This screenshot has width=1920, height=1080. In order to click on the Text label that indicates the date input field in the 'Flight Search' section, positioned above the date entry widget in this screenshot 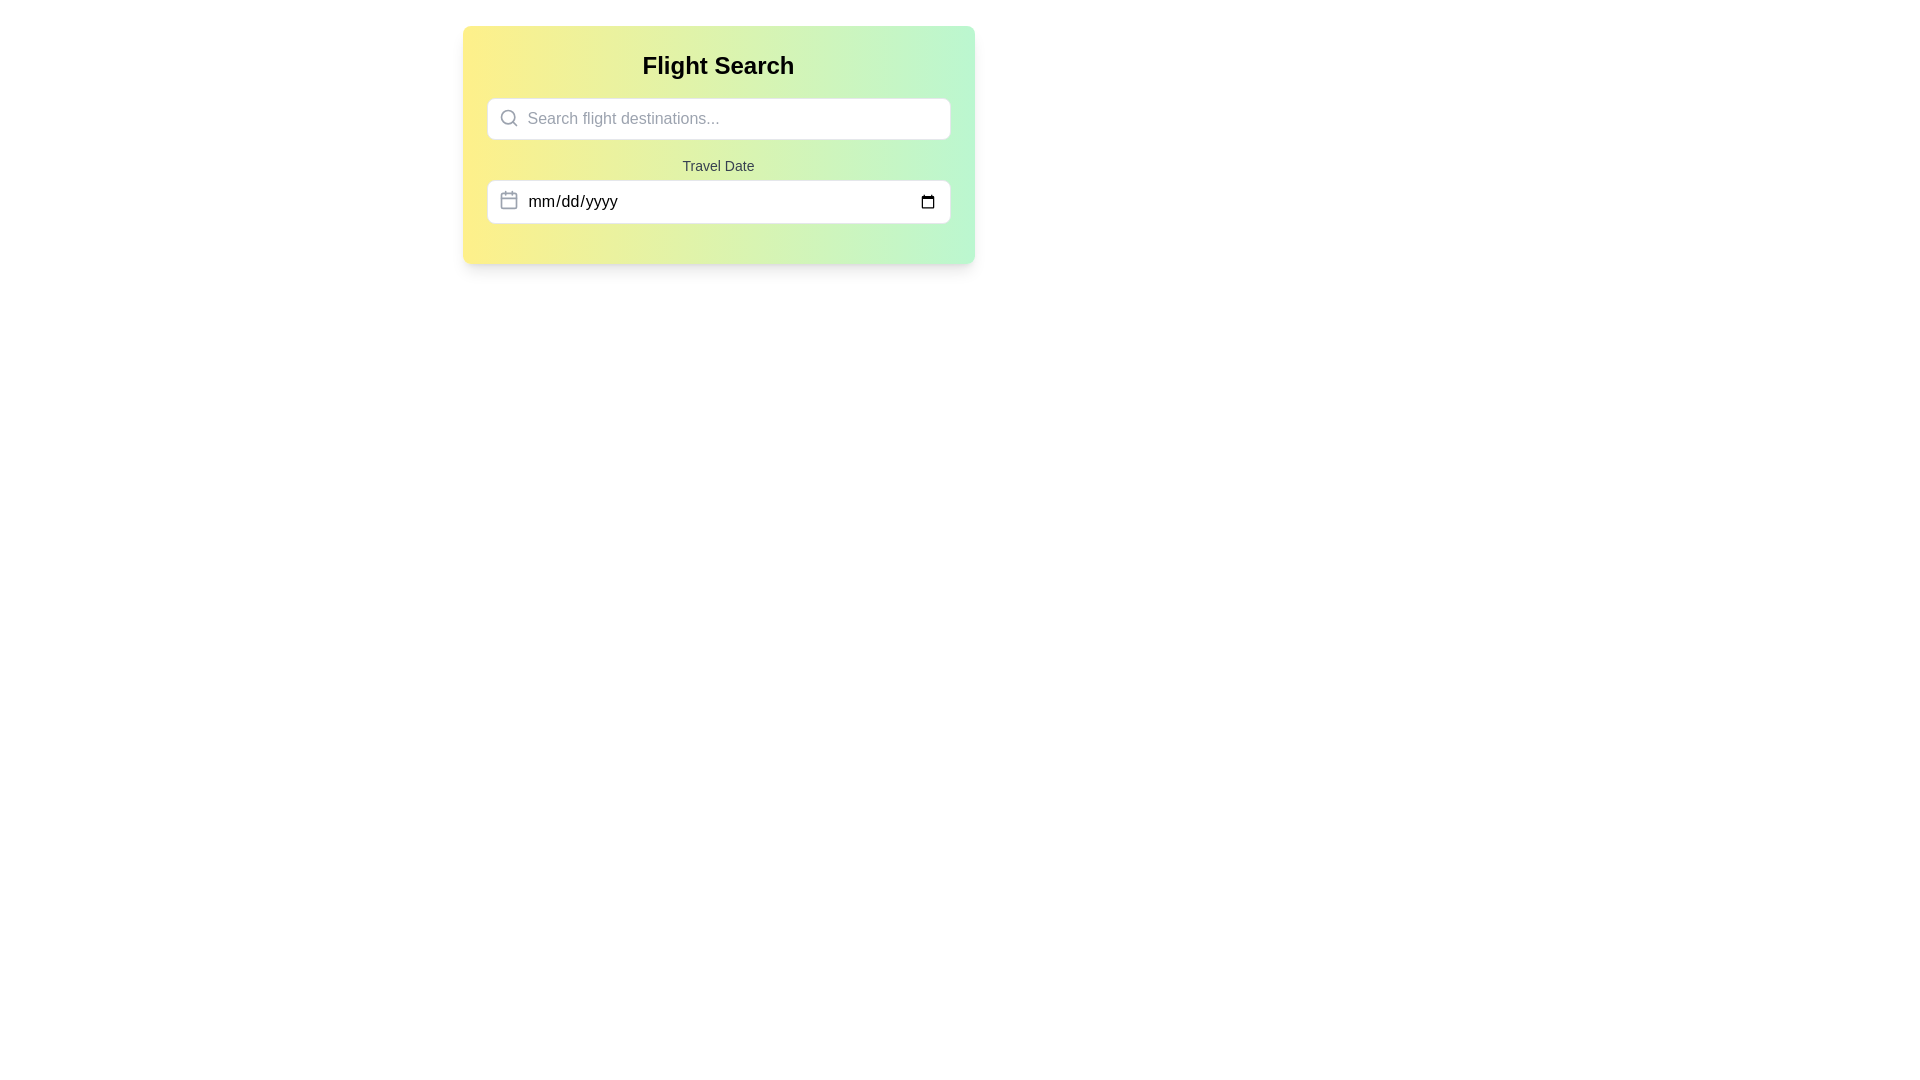, I will do `click(718, 164)`.